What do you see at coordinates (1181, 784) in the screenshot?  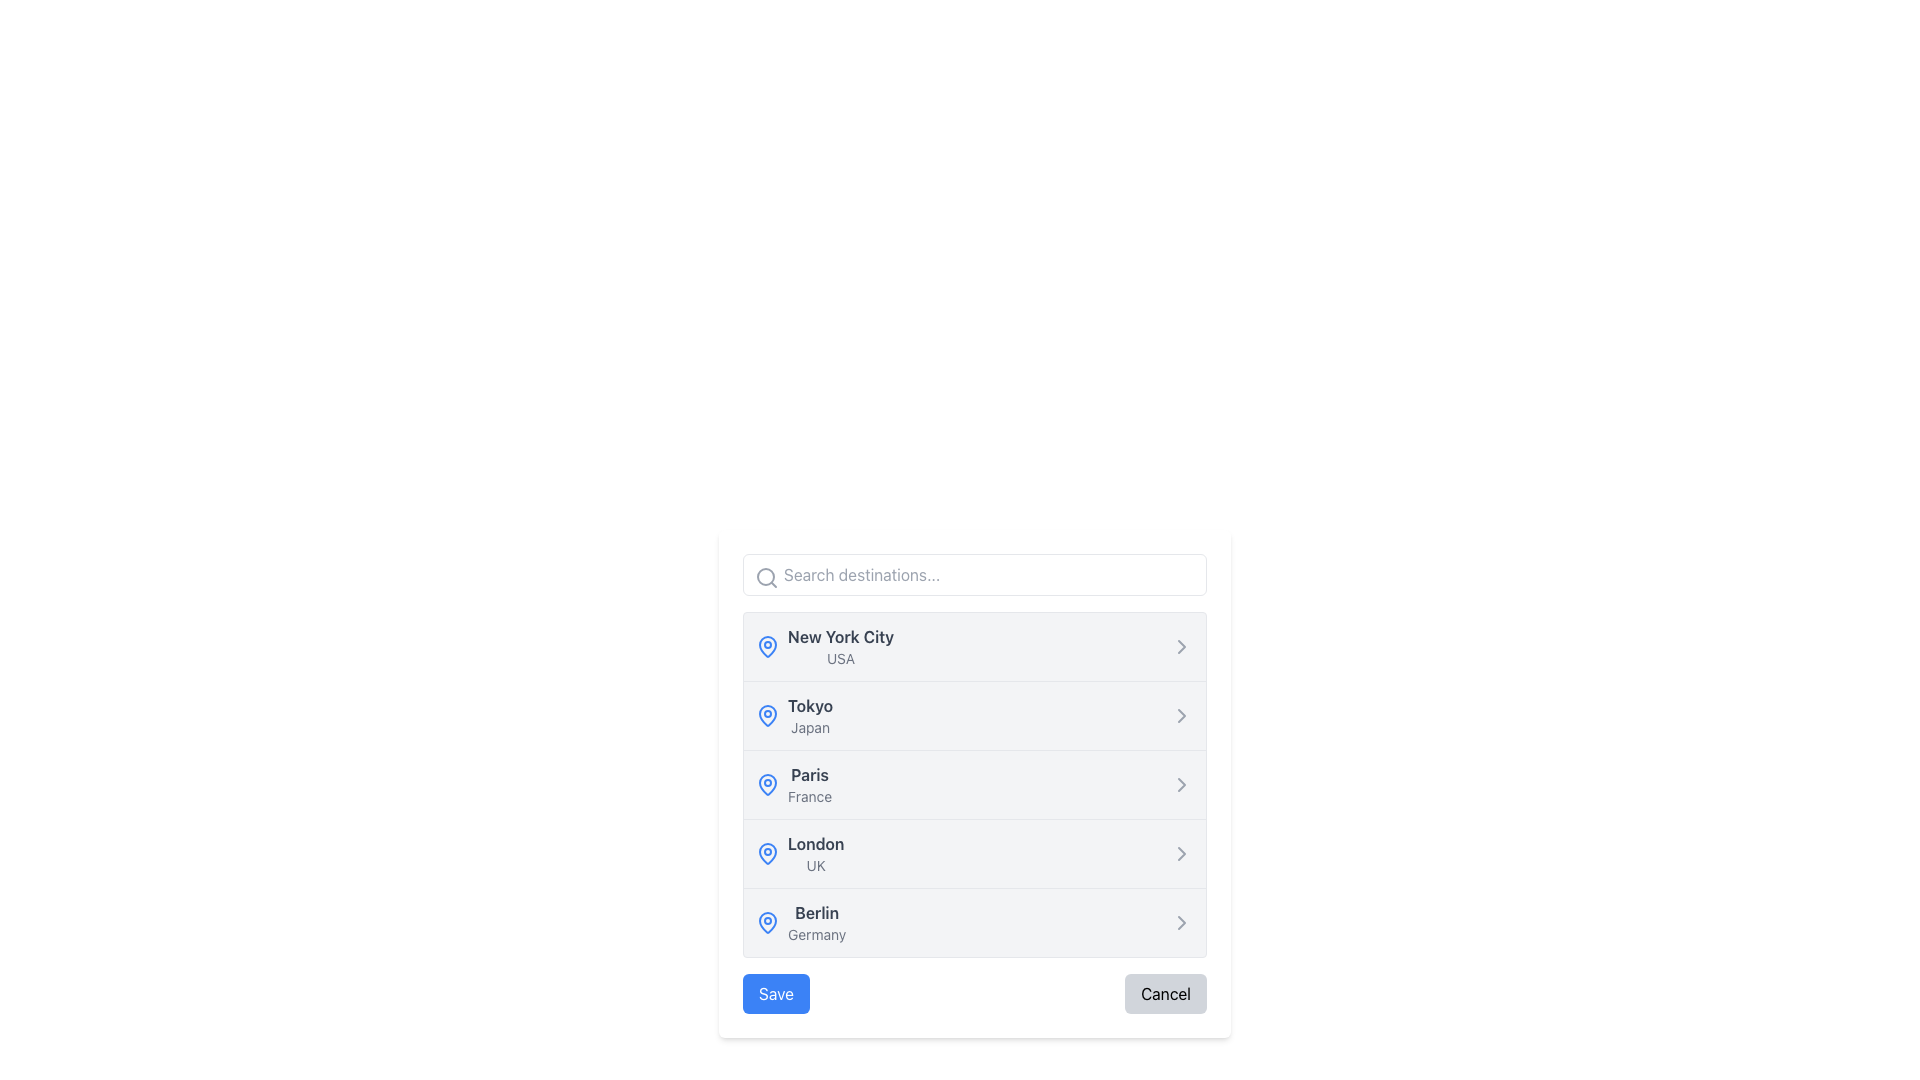 I see `the right-pointing chevron icon with a gray stroke color positioned at the far right of the row labeled 'Paris, France'` at bounding box center [1181, 784].